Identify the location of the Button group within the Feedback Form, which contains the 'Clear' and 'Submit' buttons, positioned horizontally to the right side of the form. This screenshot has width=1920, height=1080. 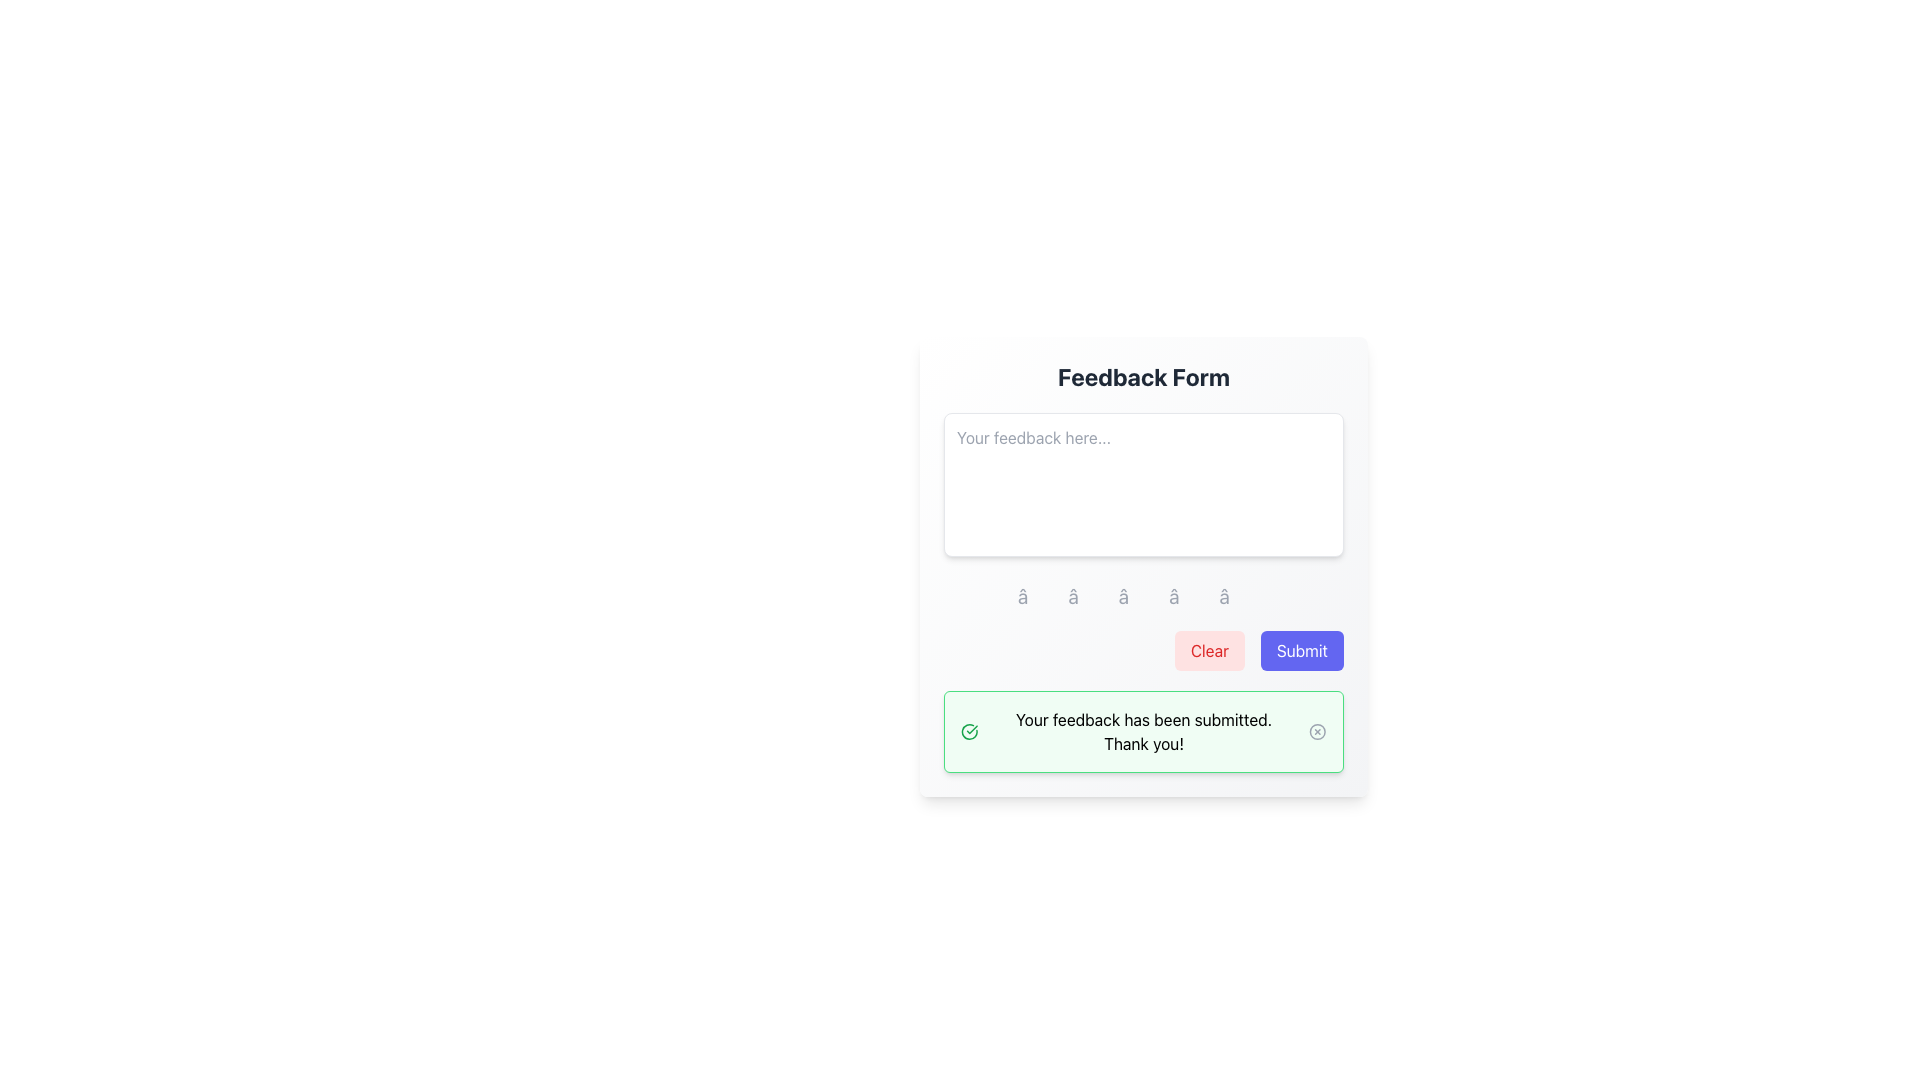
(1143, 651).